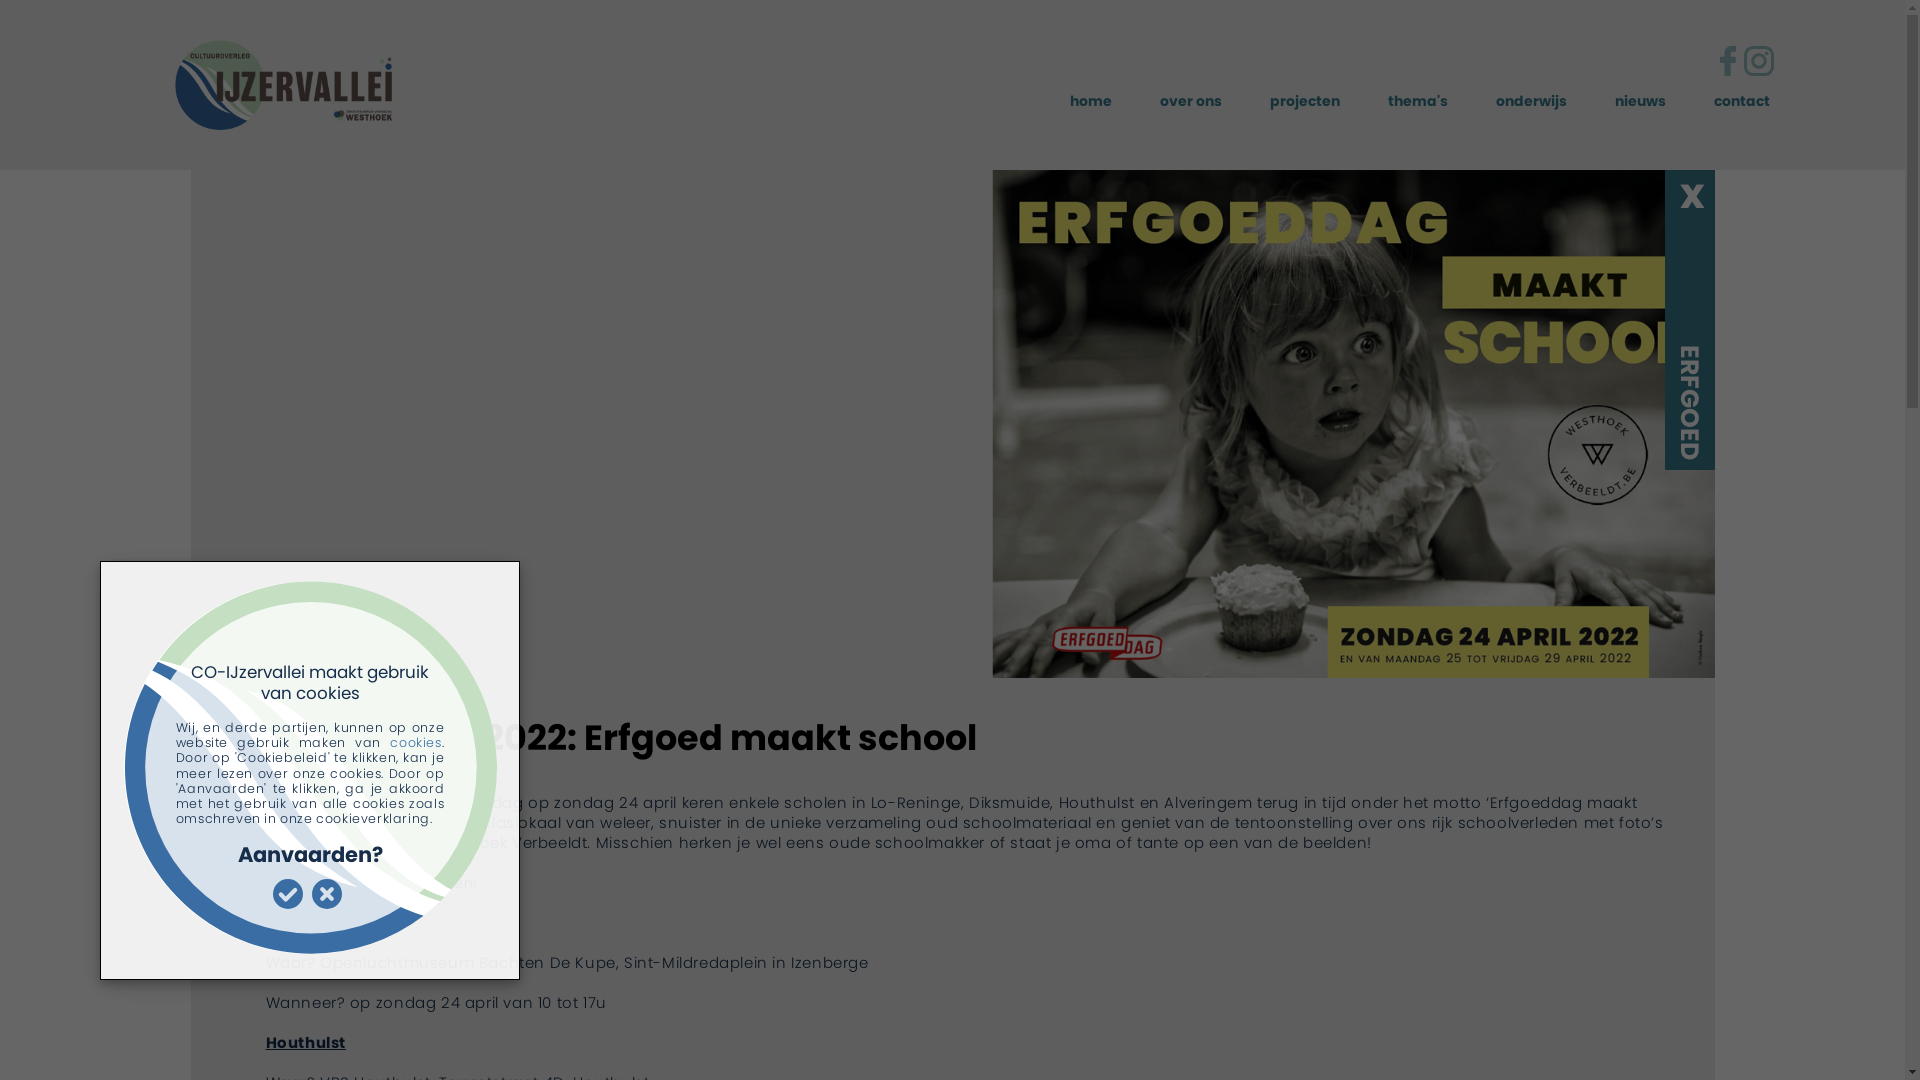 This screenshot has width=1920, height=1080. What do you see at coordinates (1640, 102) in the screenshot?
I see `'nieuws'` at bounding box center [1640, 102].